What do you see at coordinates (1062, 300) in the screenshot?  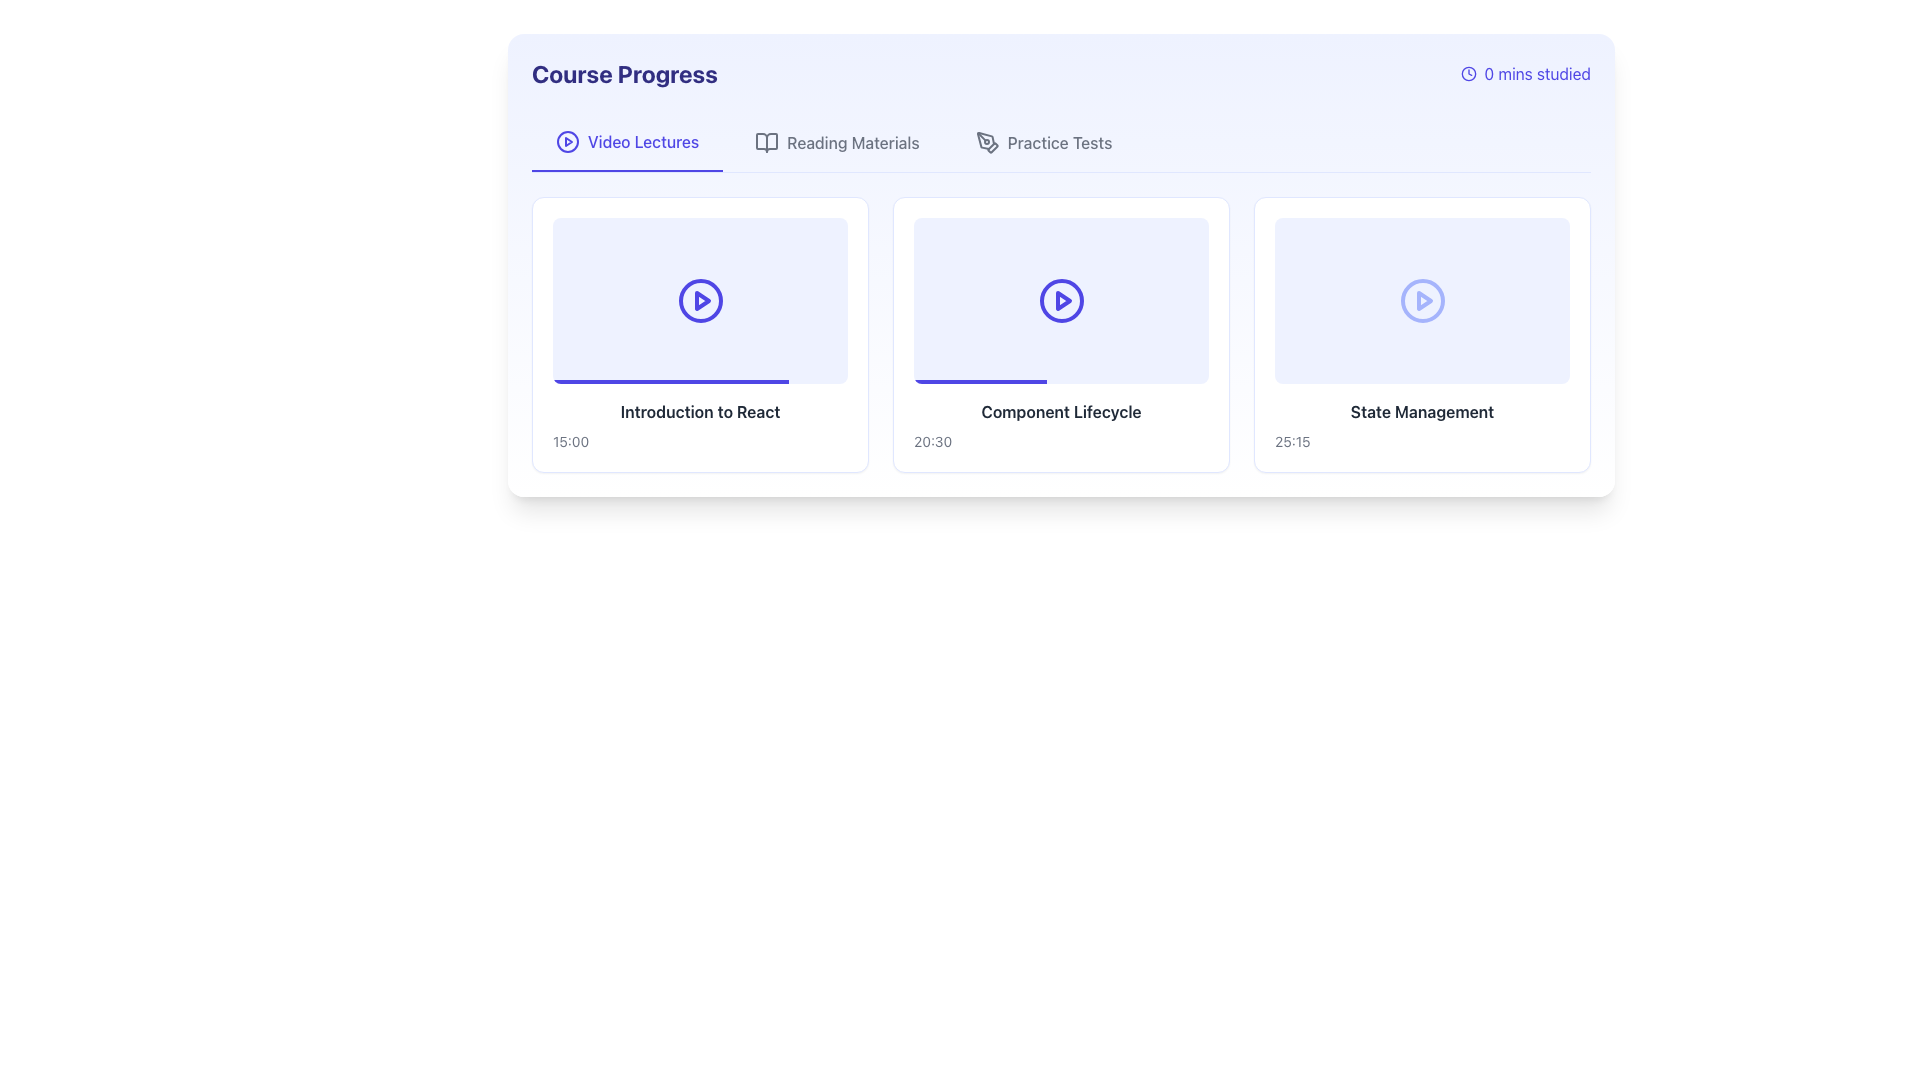 I see `the circular icon containing the triangular play symbol in the second card of the 'Course Progress' section` at bounding box center [1062, 300].